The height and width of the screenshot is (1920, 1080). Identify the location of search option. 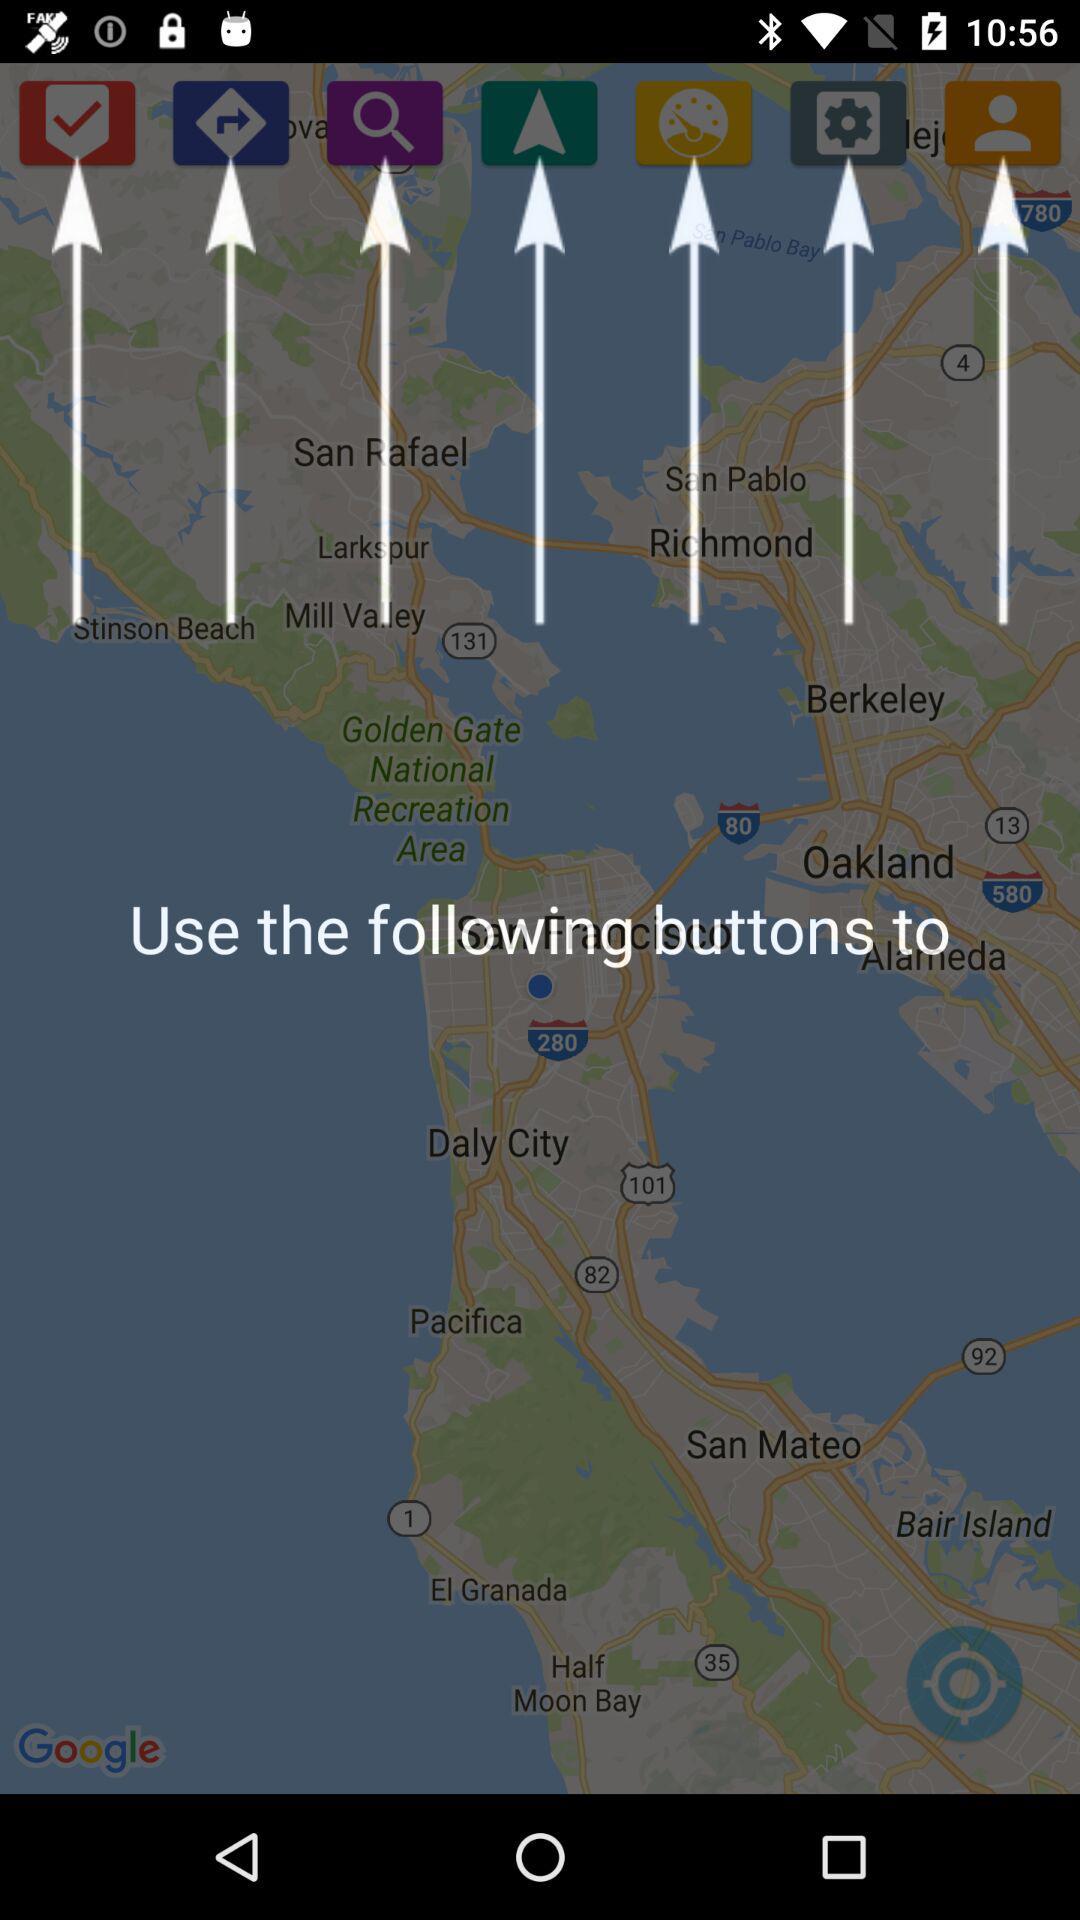
(384, 121).